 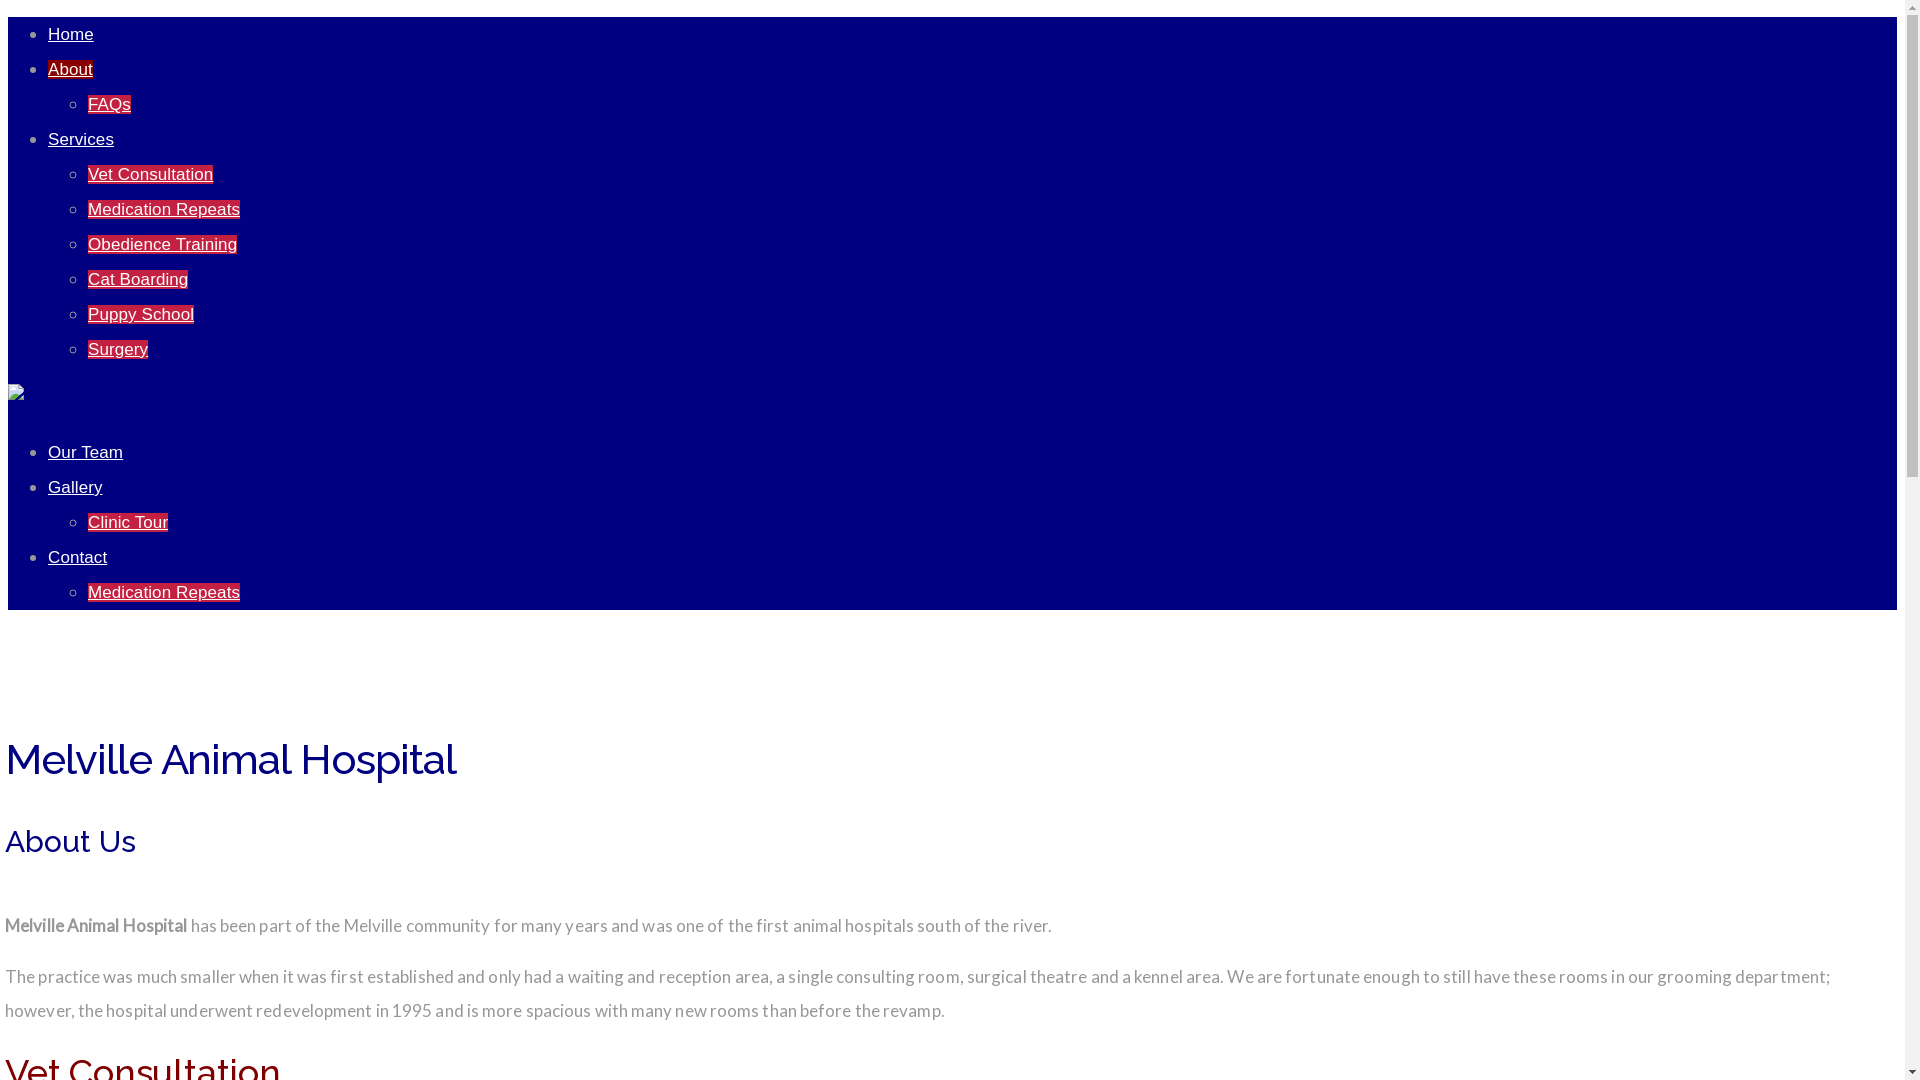 I want to click on 'Our Team', so click(x=48, y=452).